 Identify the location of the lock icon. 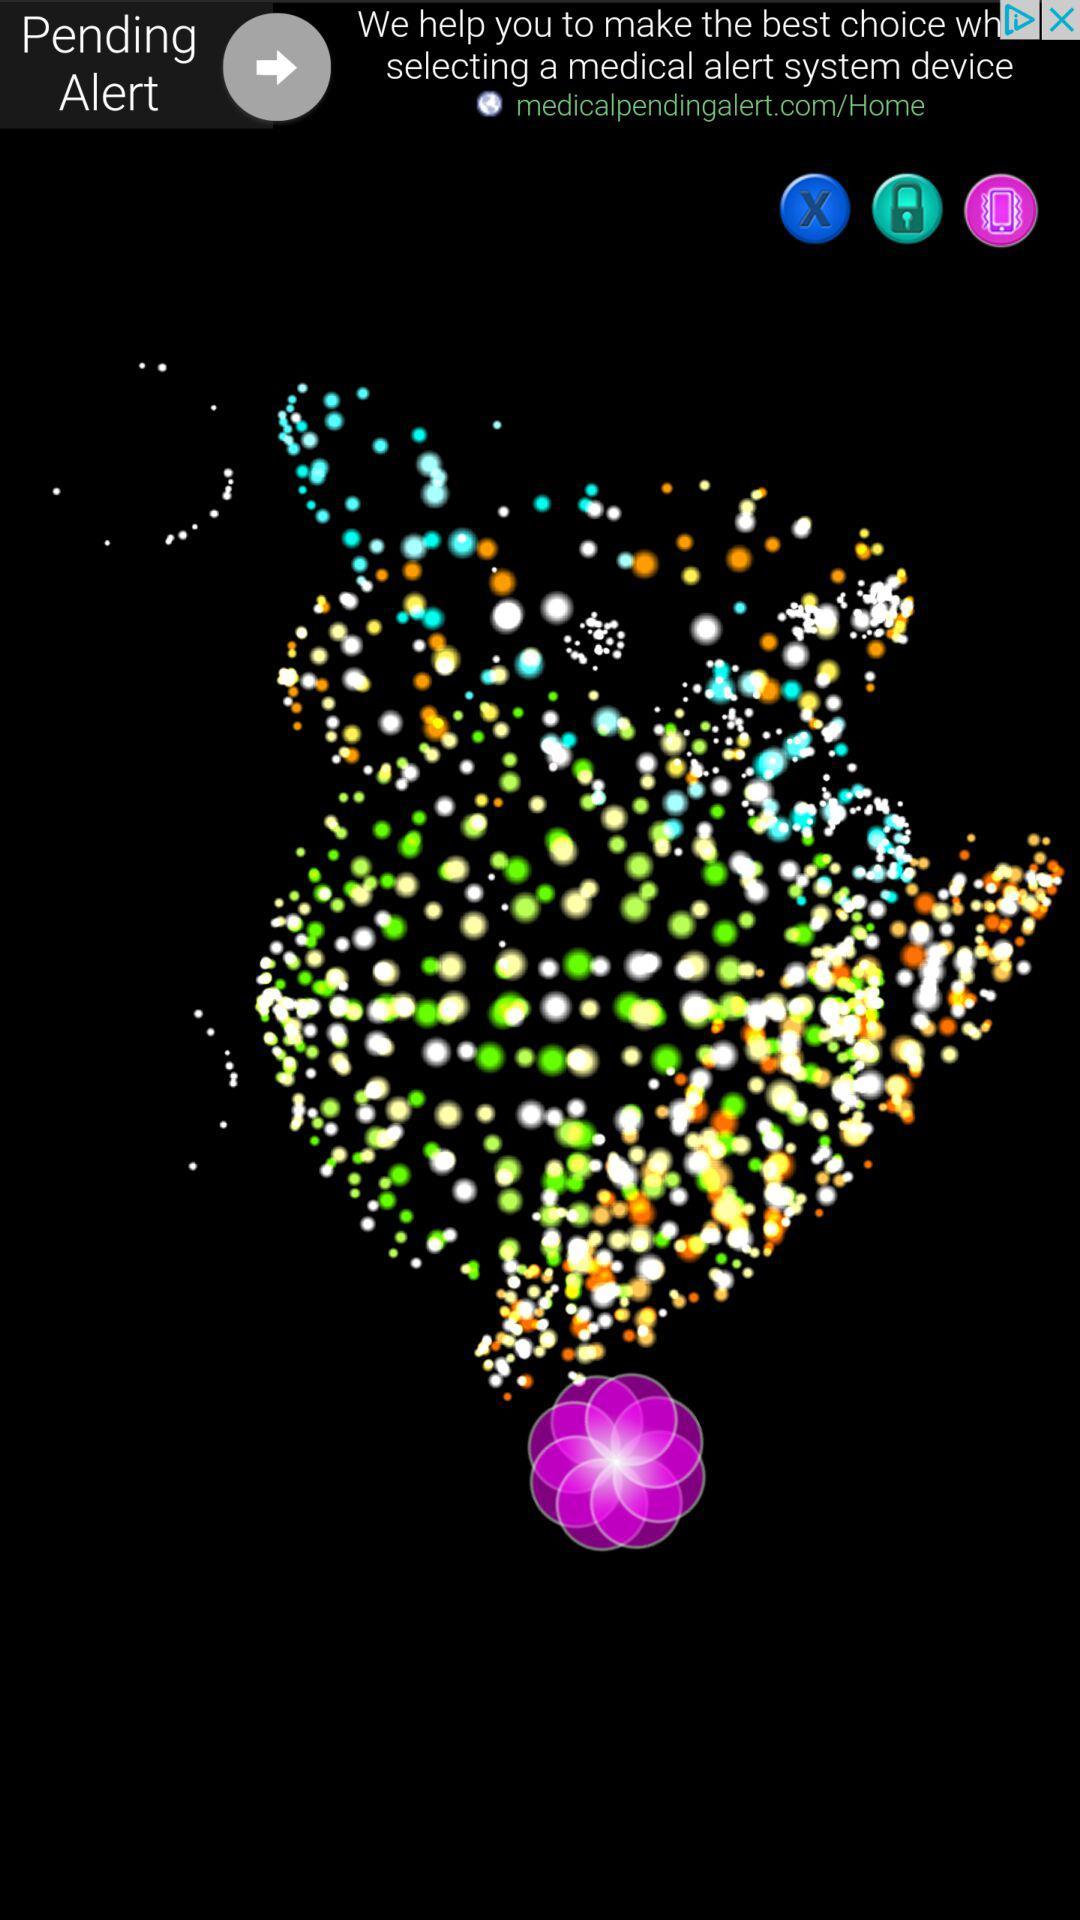
(908, 210).